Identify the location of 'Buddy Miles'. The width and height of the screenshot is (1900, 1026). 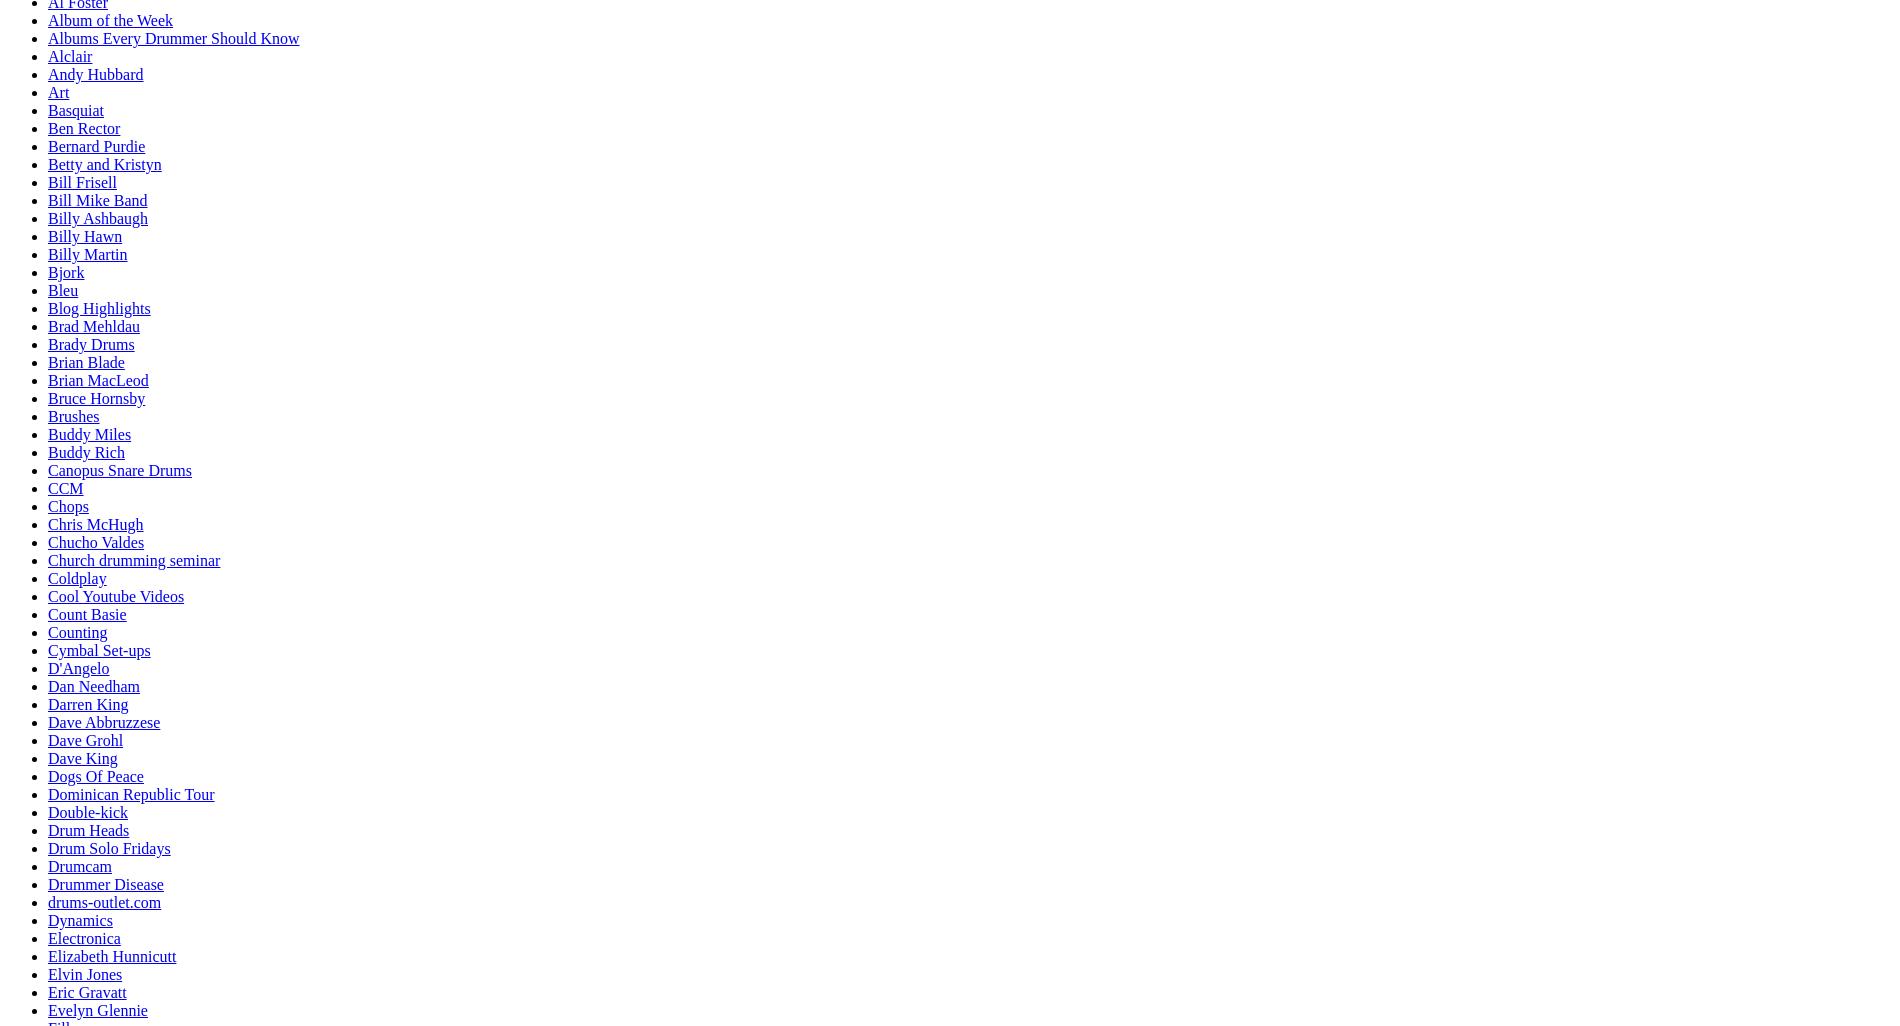
(89, 434).